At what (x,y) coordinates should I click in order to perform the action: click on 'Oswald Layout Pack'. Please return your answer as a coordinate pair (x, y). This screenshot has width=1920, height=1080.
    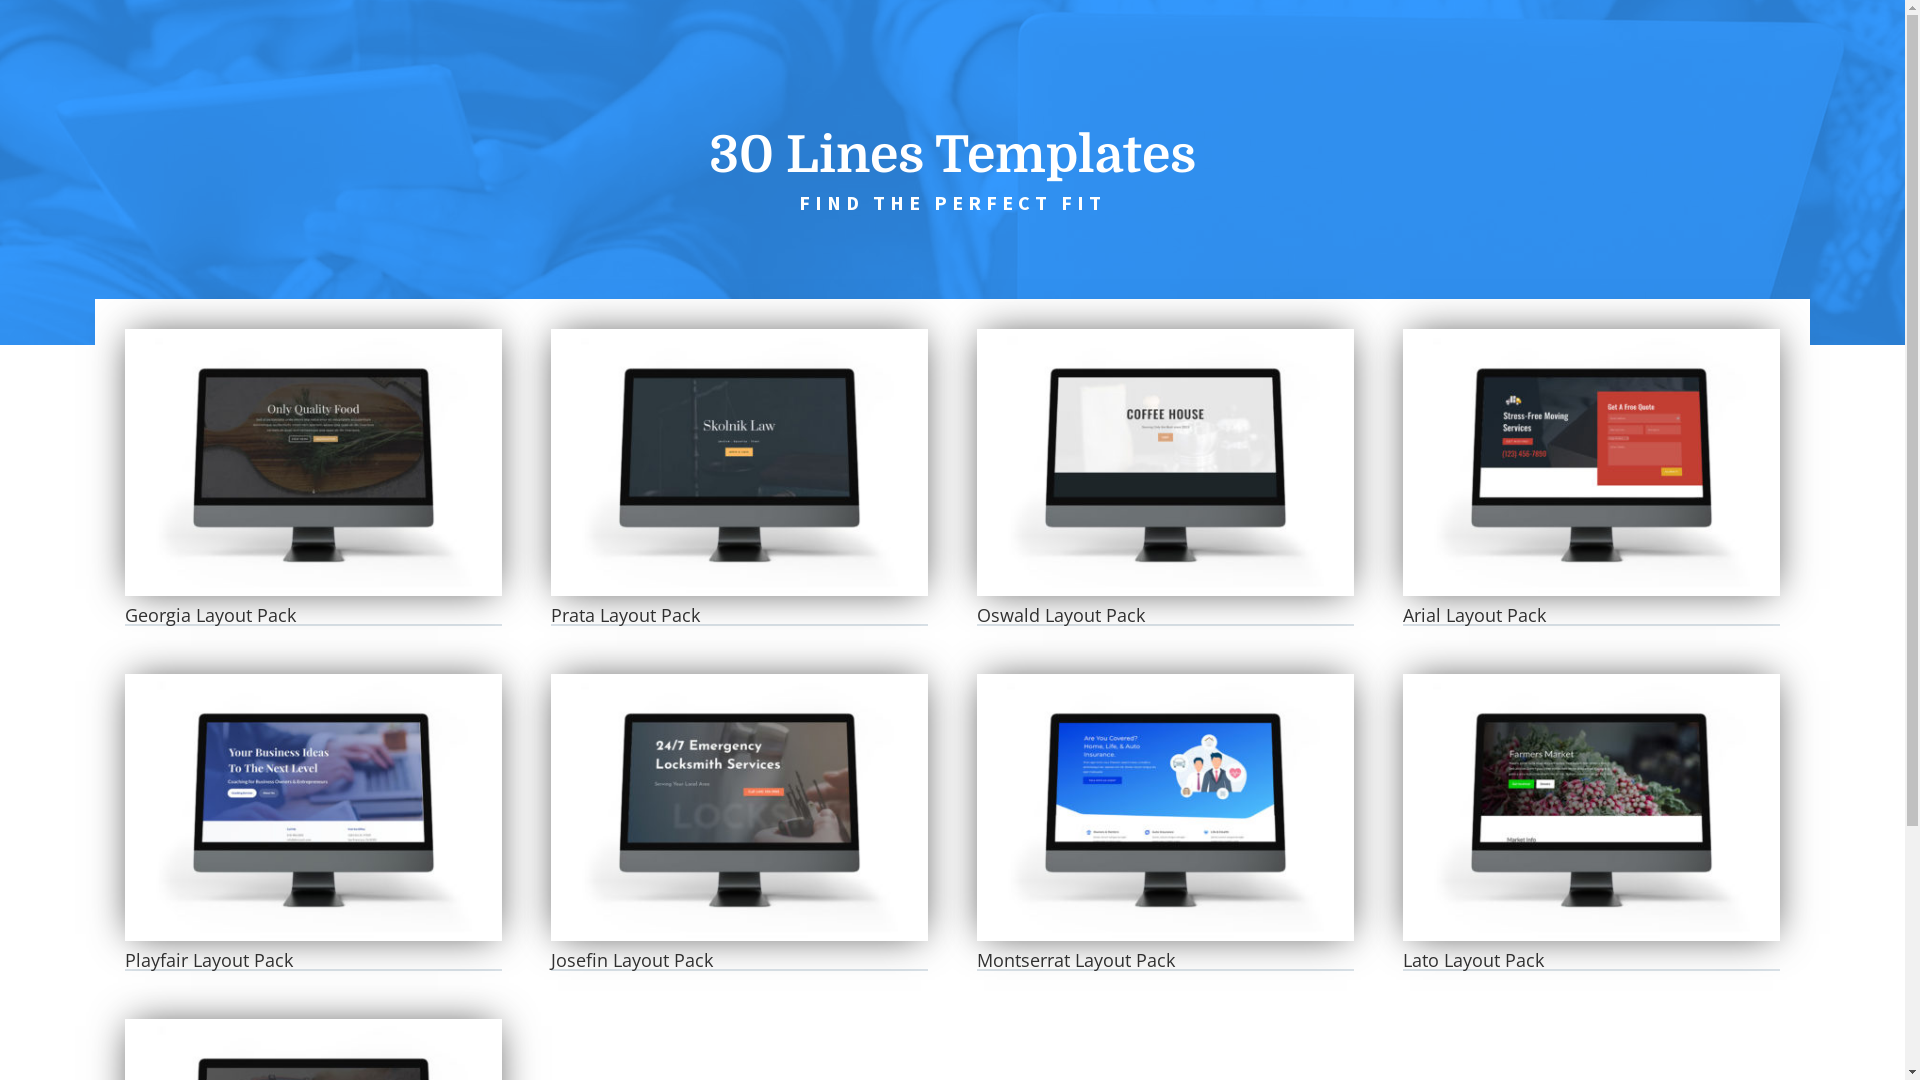
    Looking at the image, I should click on (1165, 462).